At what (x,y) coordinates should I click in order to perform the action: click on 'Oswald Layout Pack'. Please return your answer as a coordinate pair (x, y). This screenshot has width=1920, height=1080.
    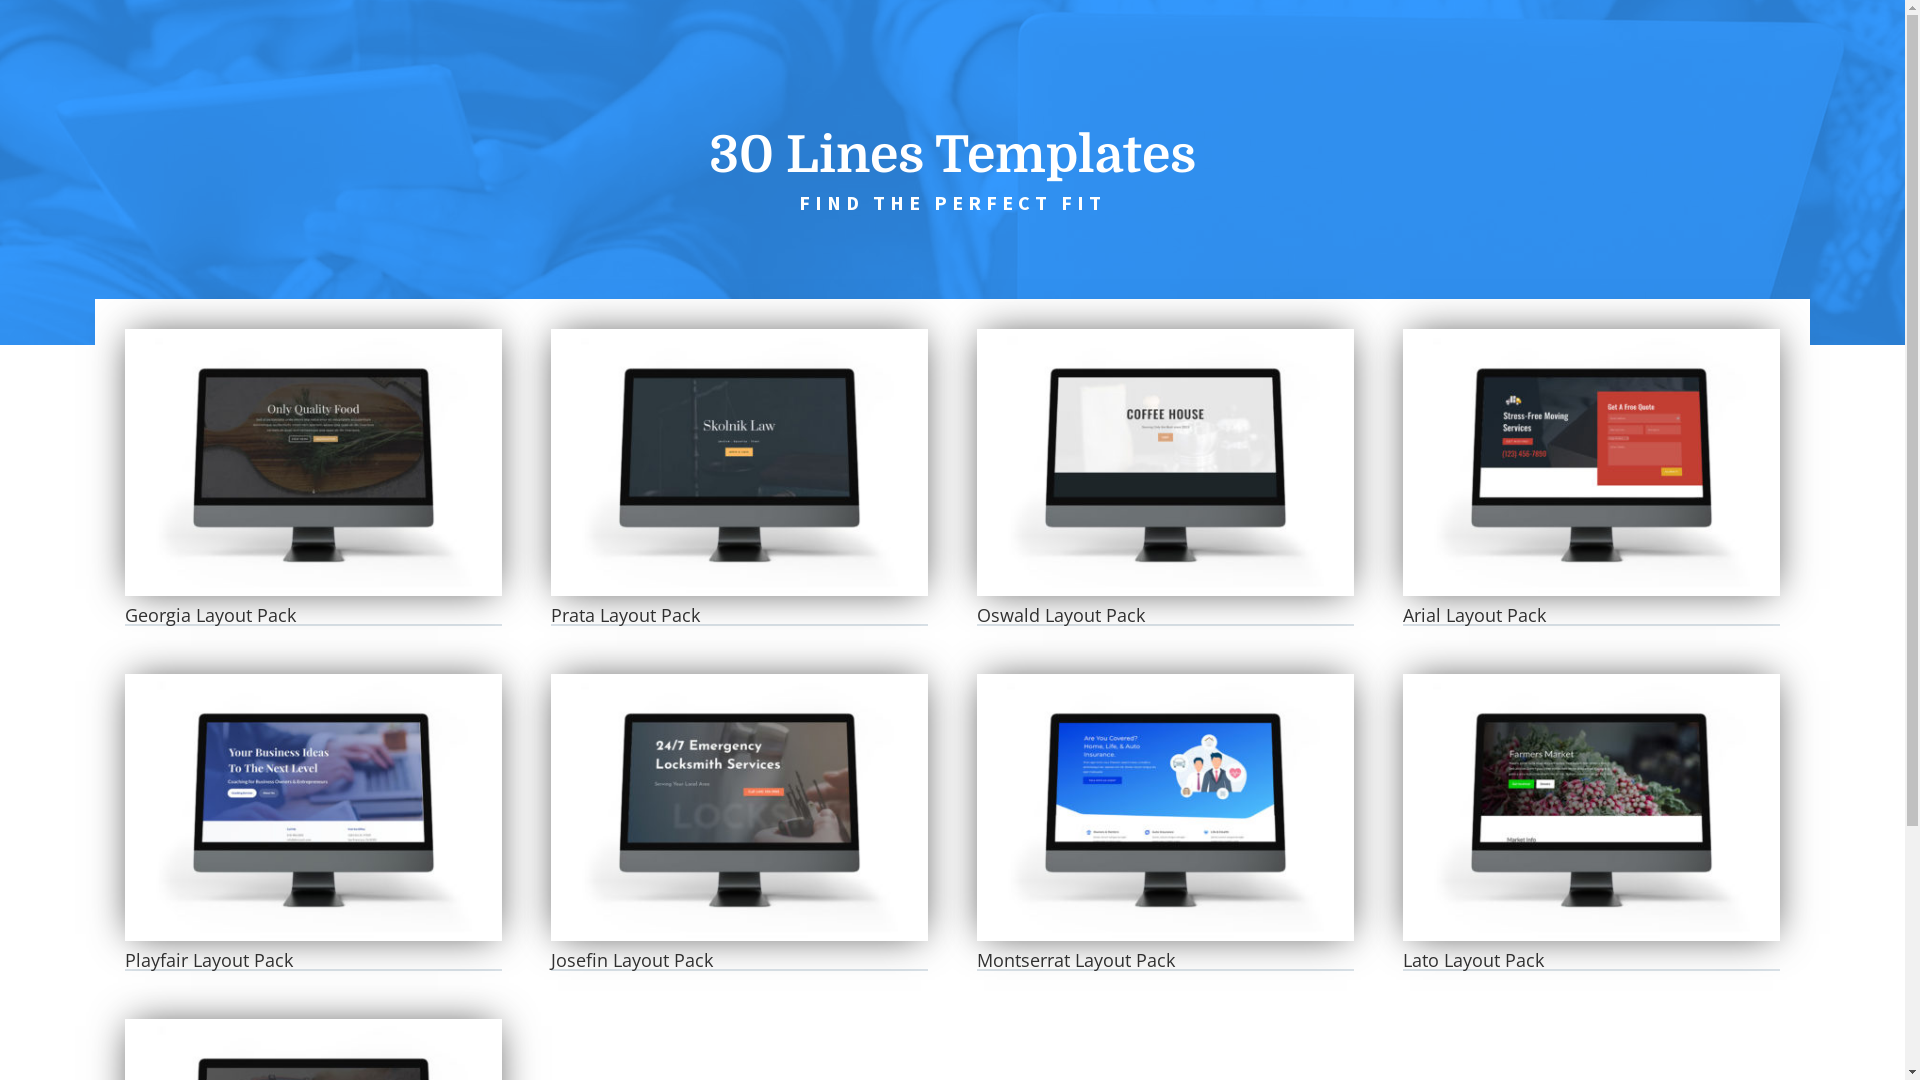
    Looking at the image, I should click on (1165, 462).